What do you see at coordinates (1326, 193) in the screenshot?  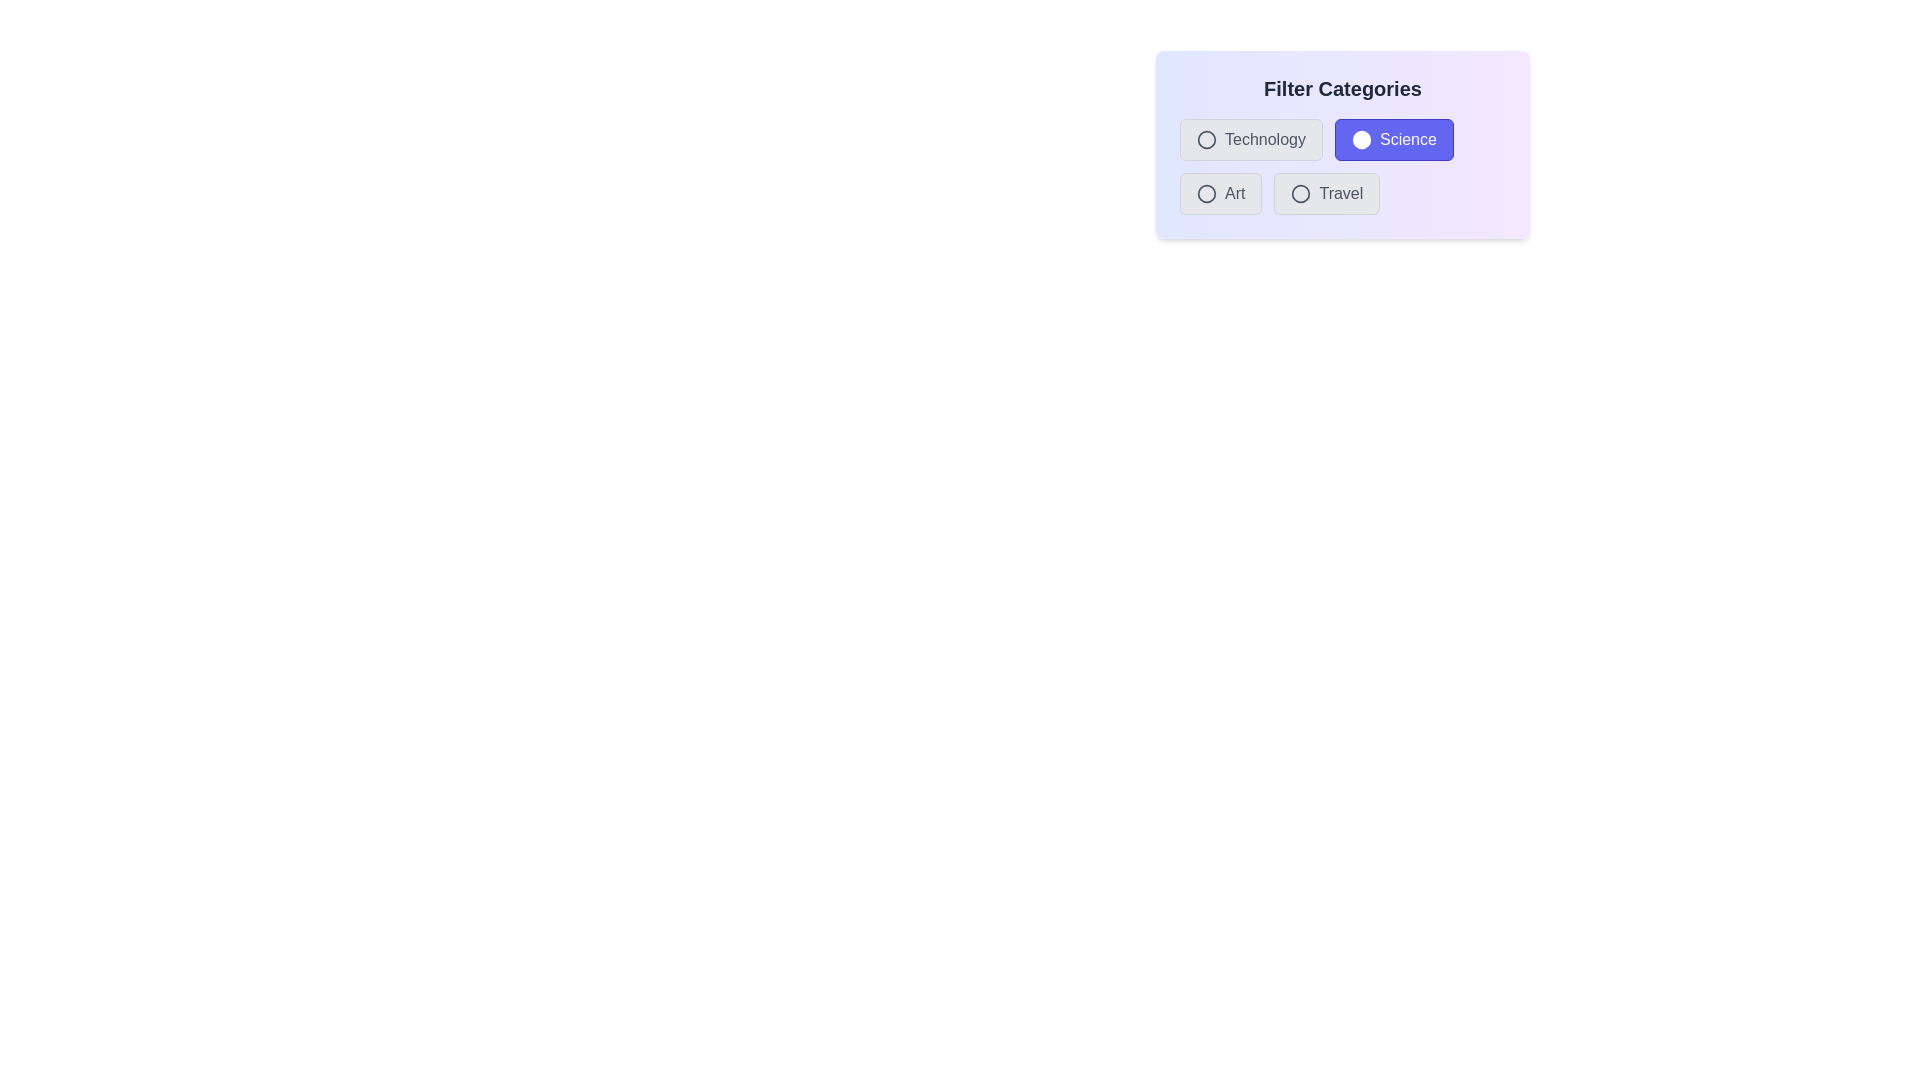 I see `the category Travel by clicking its corresponding button` at bounding box center [1326, 193].